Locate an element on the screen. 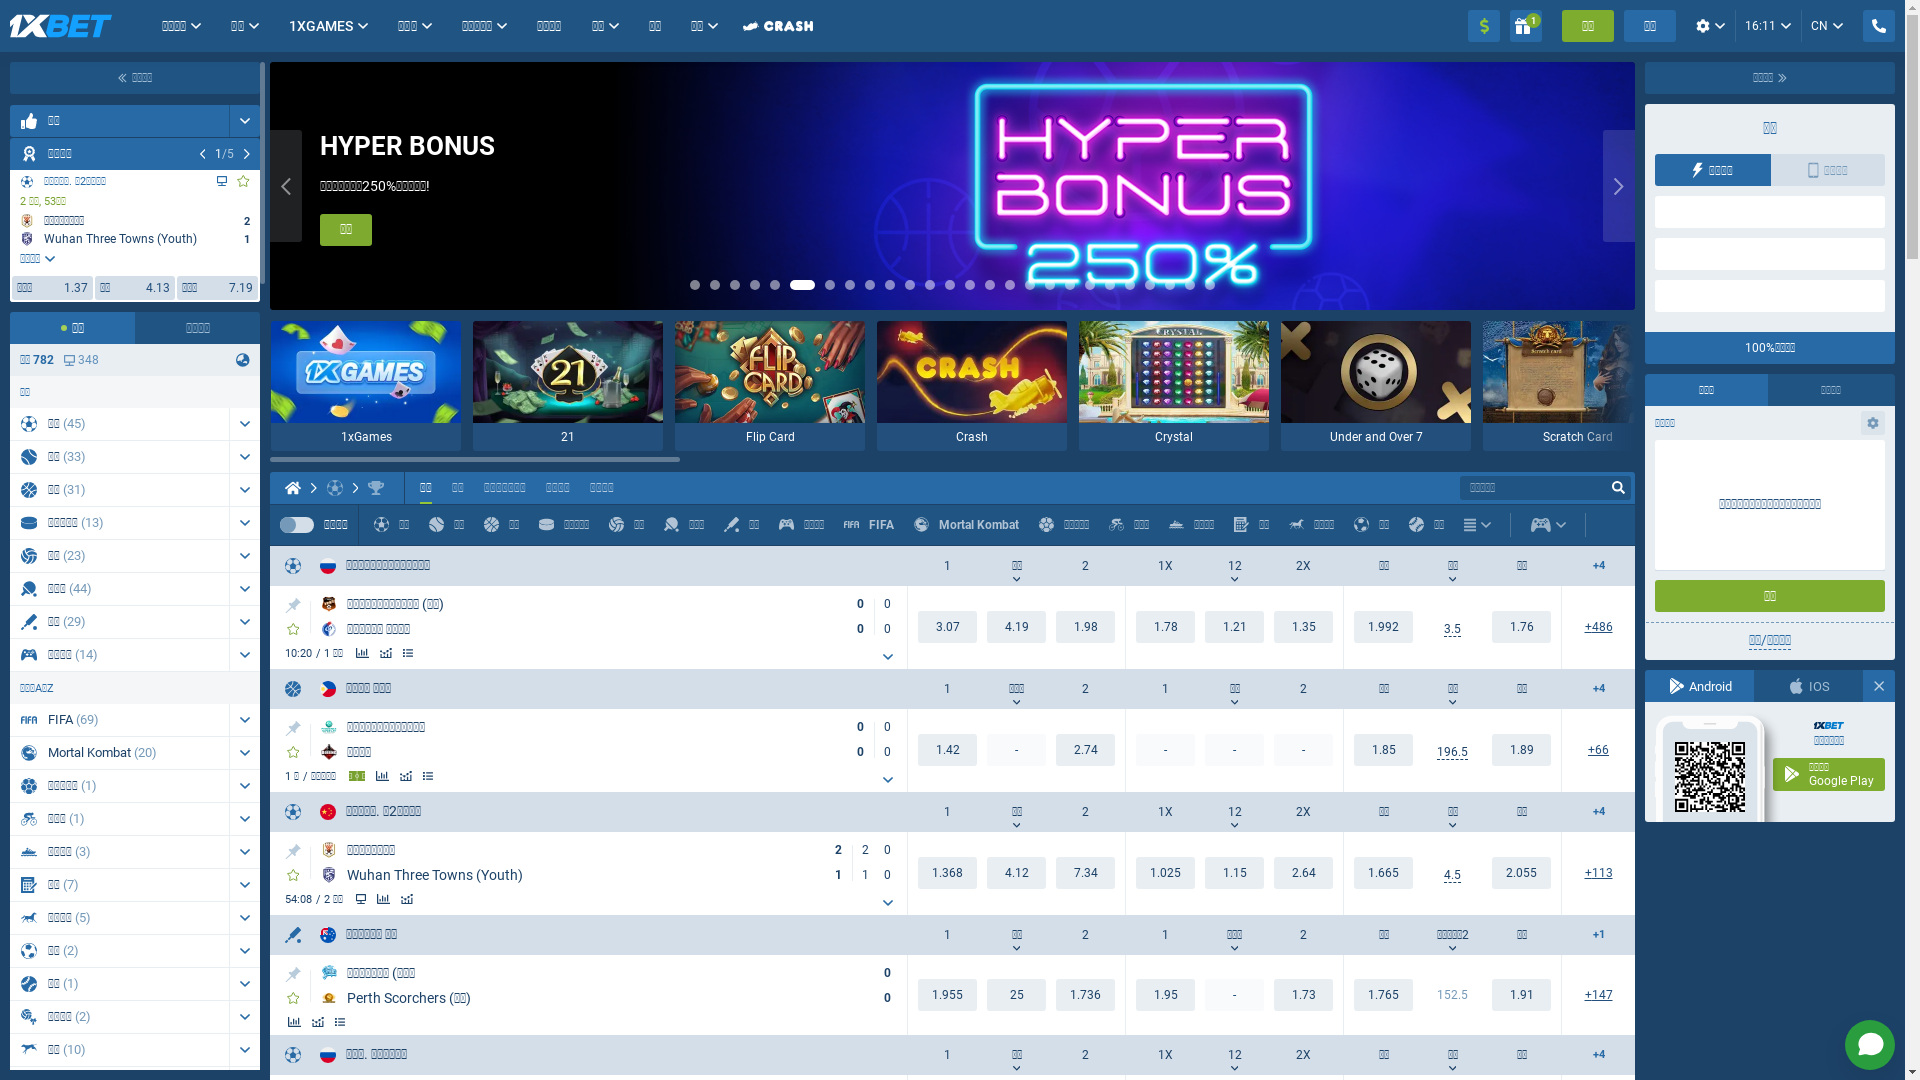  '1.98' is located at coordinates (1084, 626).